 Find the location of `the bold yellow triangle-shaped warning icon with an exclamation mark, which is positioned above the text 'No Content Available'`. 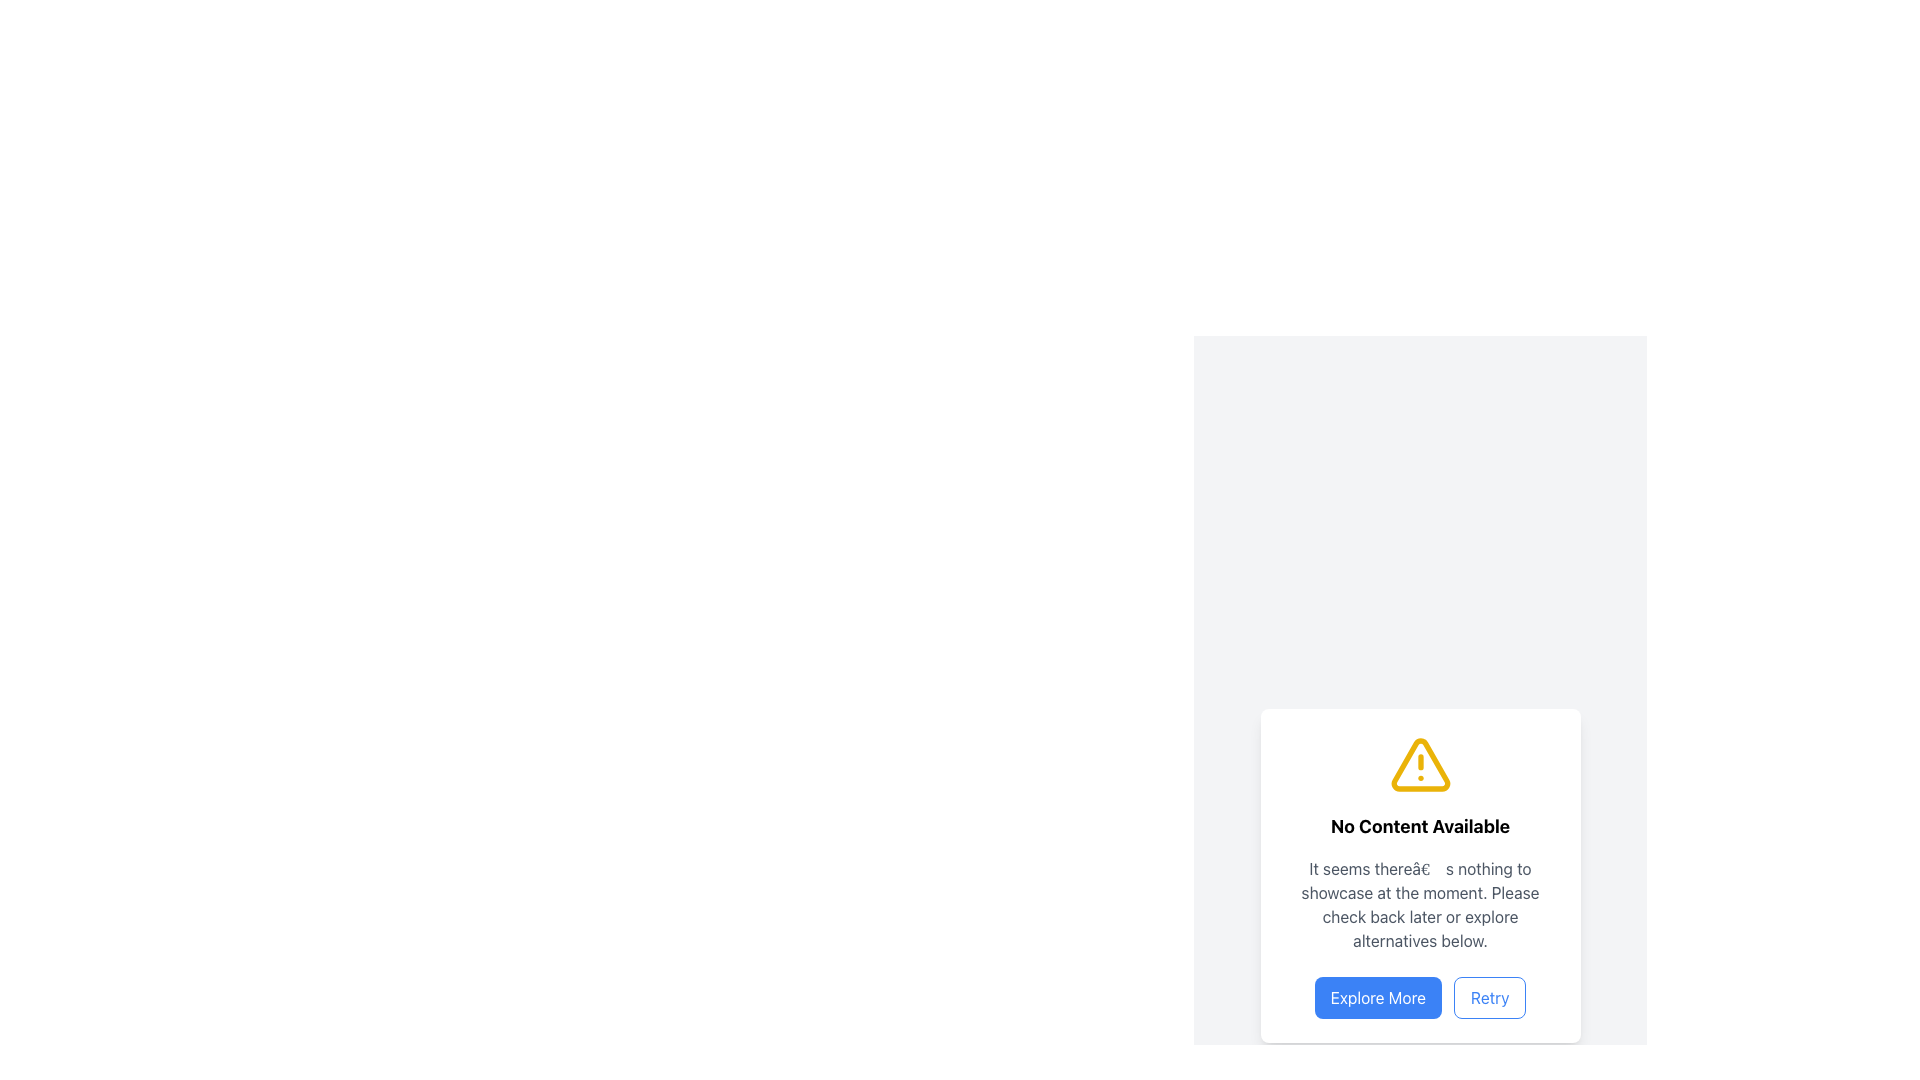

the bold yellow triangle-shaped warning icon with an exclamation mark, which is positioned above the text 'No Content Available' is located at coordinates (1419, 764).